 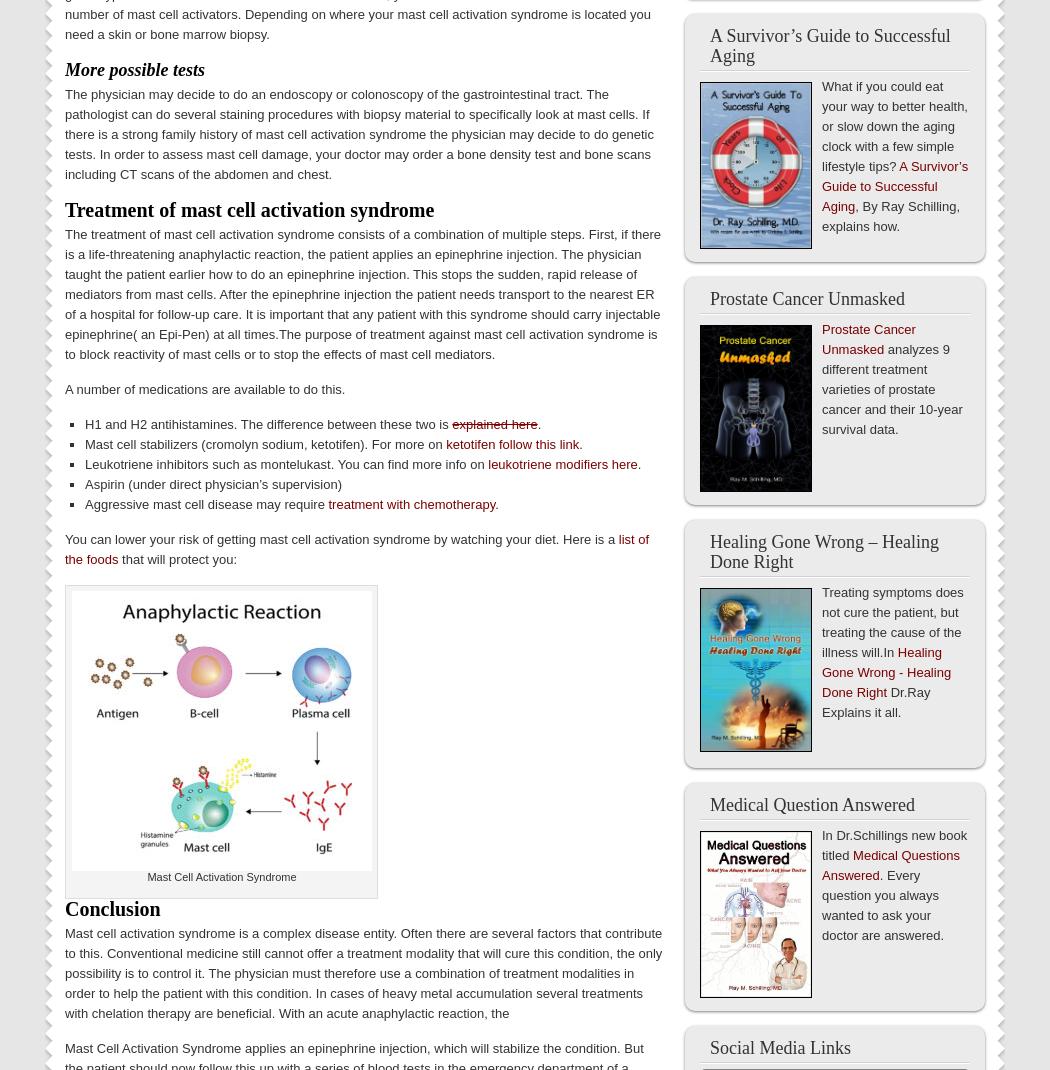 What do you see at coordinates (203, 387) in the screenshot?
I see `'A number of medications are available to do this.'` at bounding box center [203, 387].